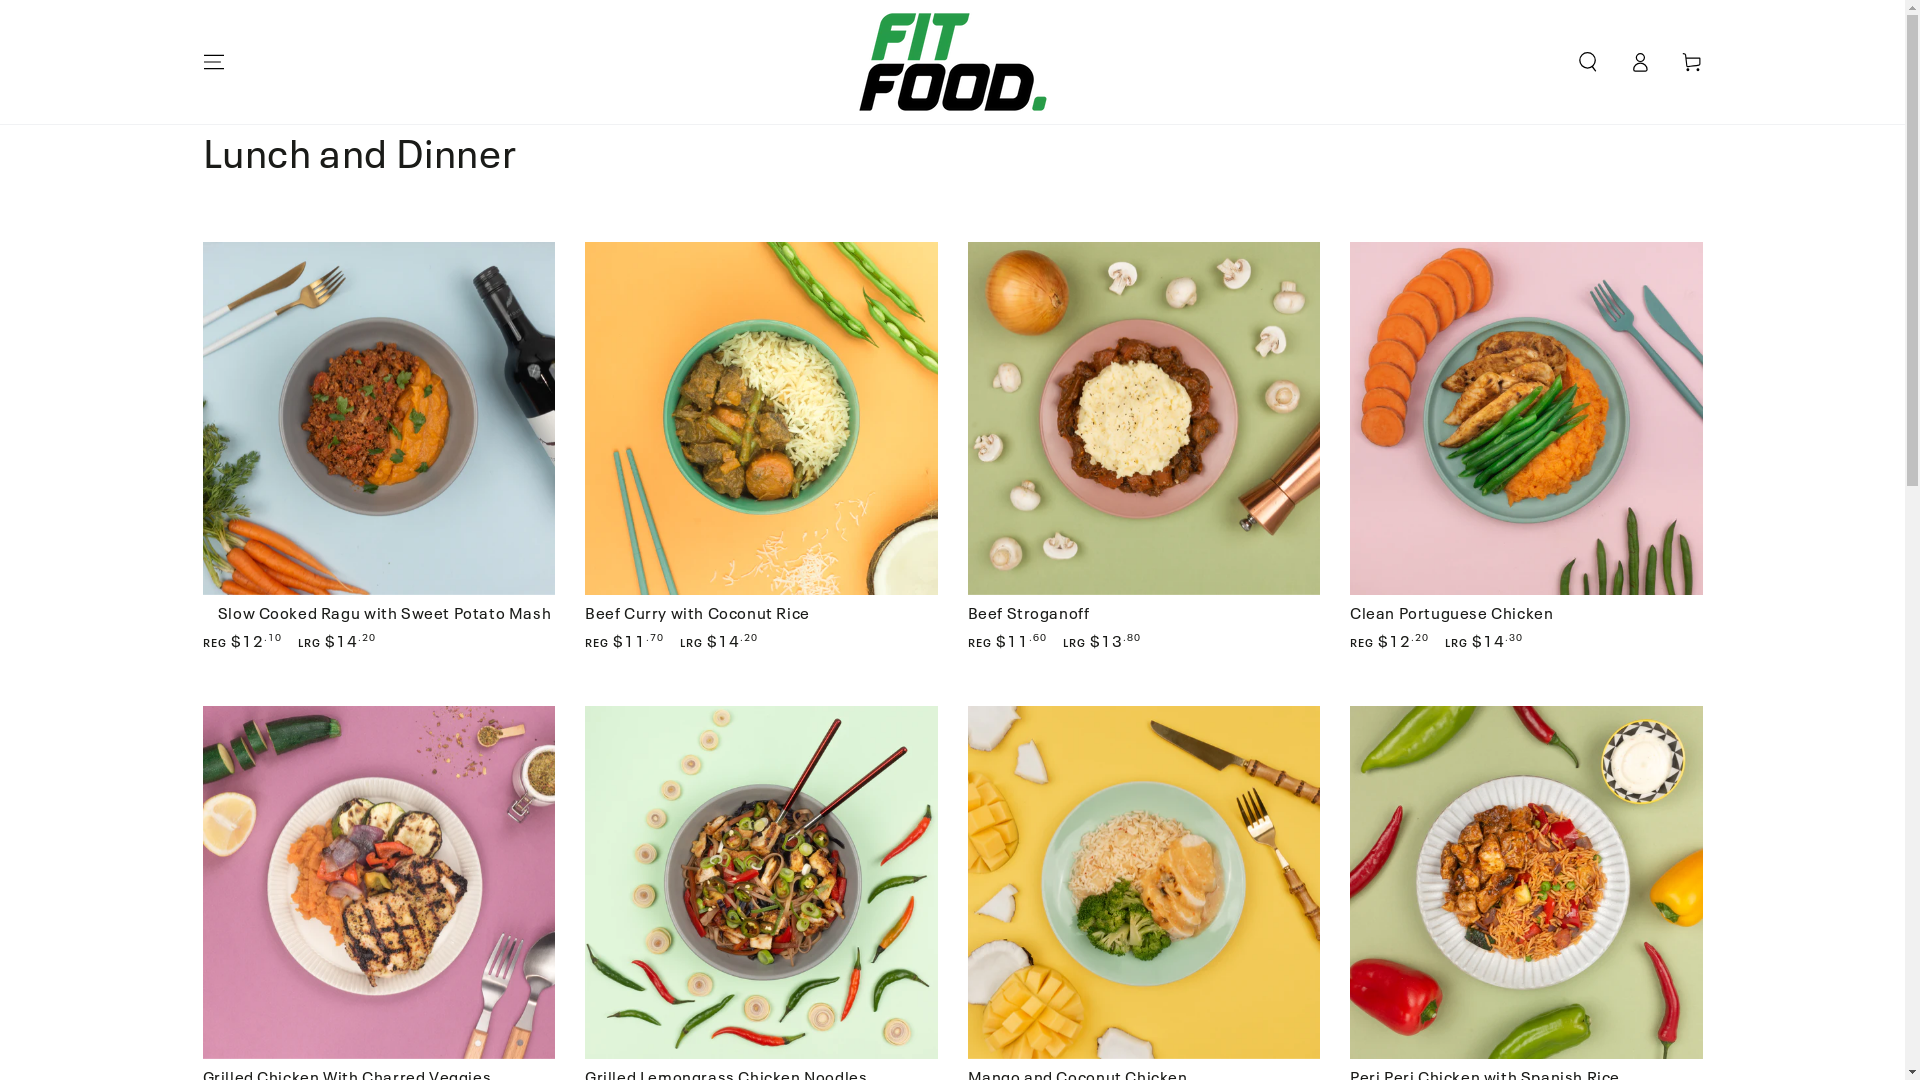 Image resolution: width=1920 pixels, height=1080 pixels. I want to click on 'Beef Curry with Coconut Rice', so click(697, 611).